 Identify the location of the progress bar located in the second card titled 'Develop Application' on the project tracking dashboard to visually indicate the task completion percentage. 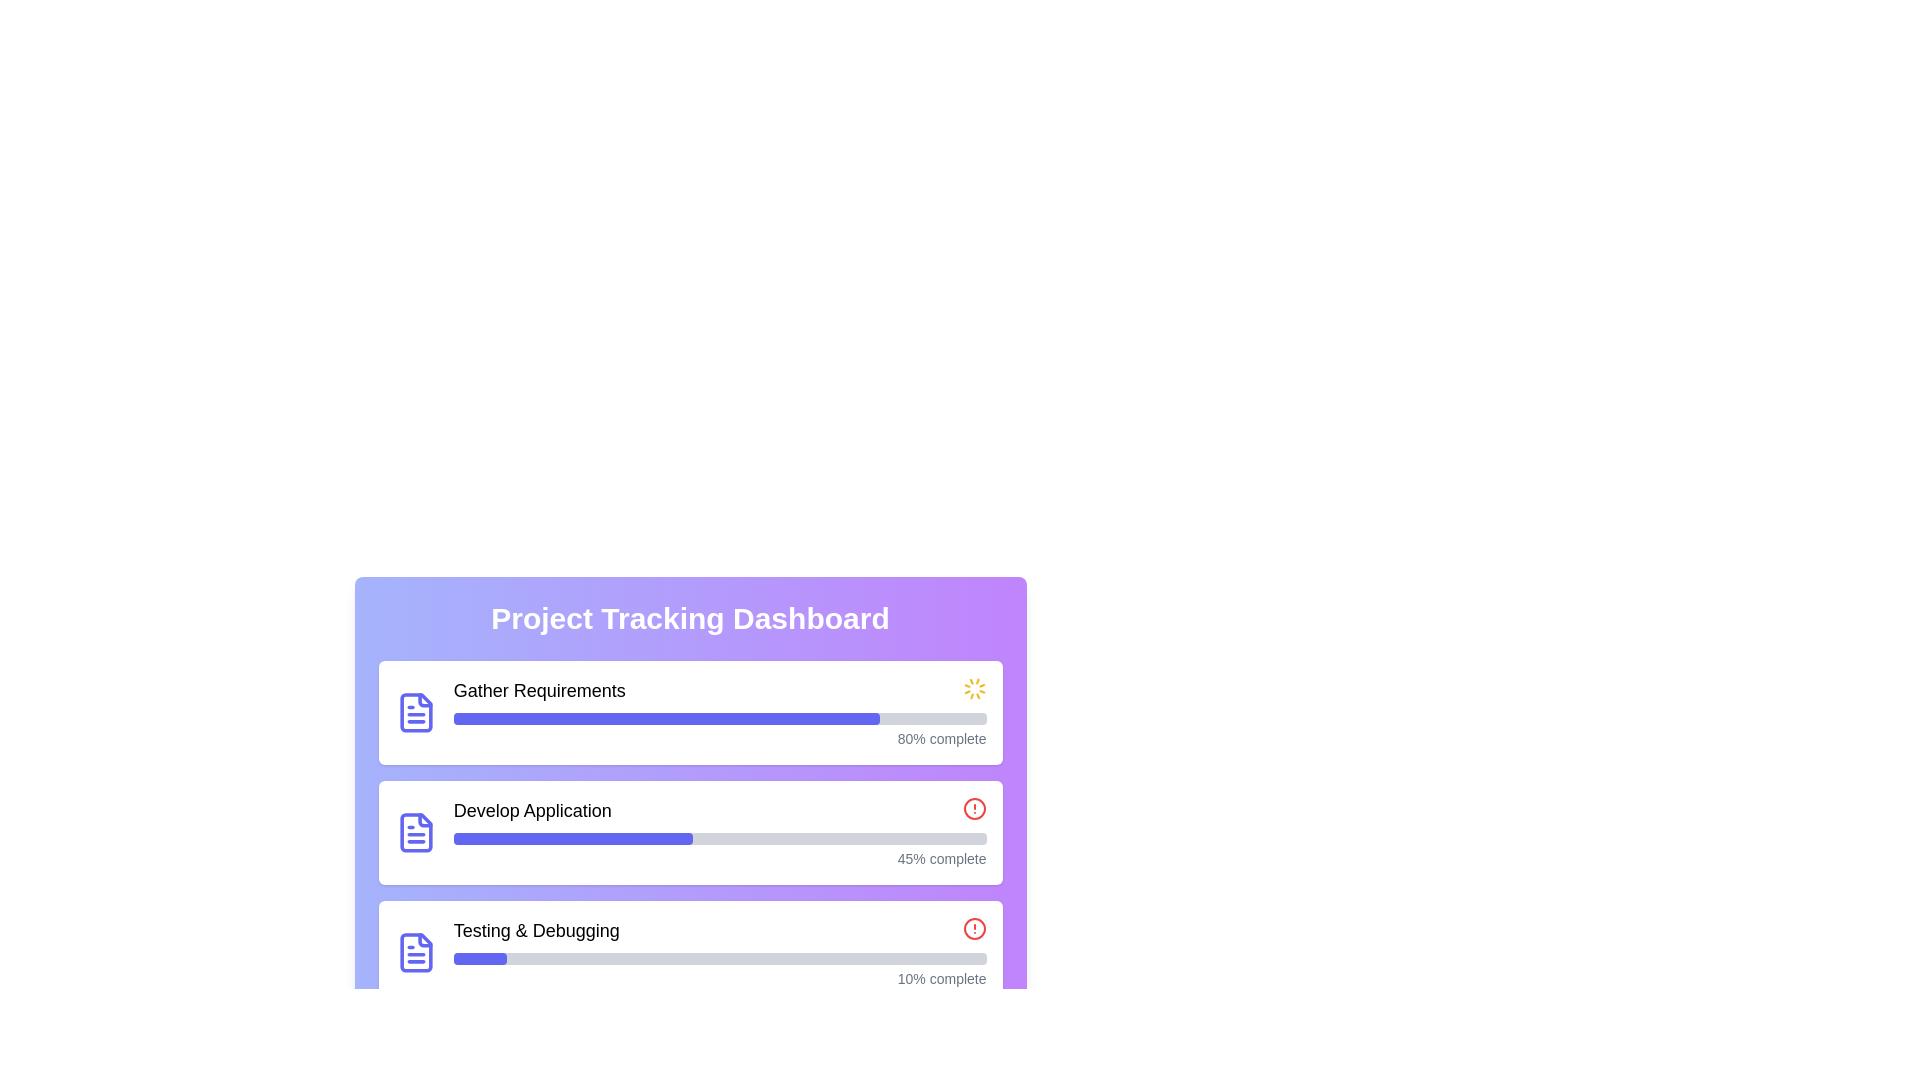
(720, 839).